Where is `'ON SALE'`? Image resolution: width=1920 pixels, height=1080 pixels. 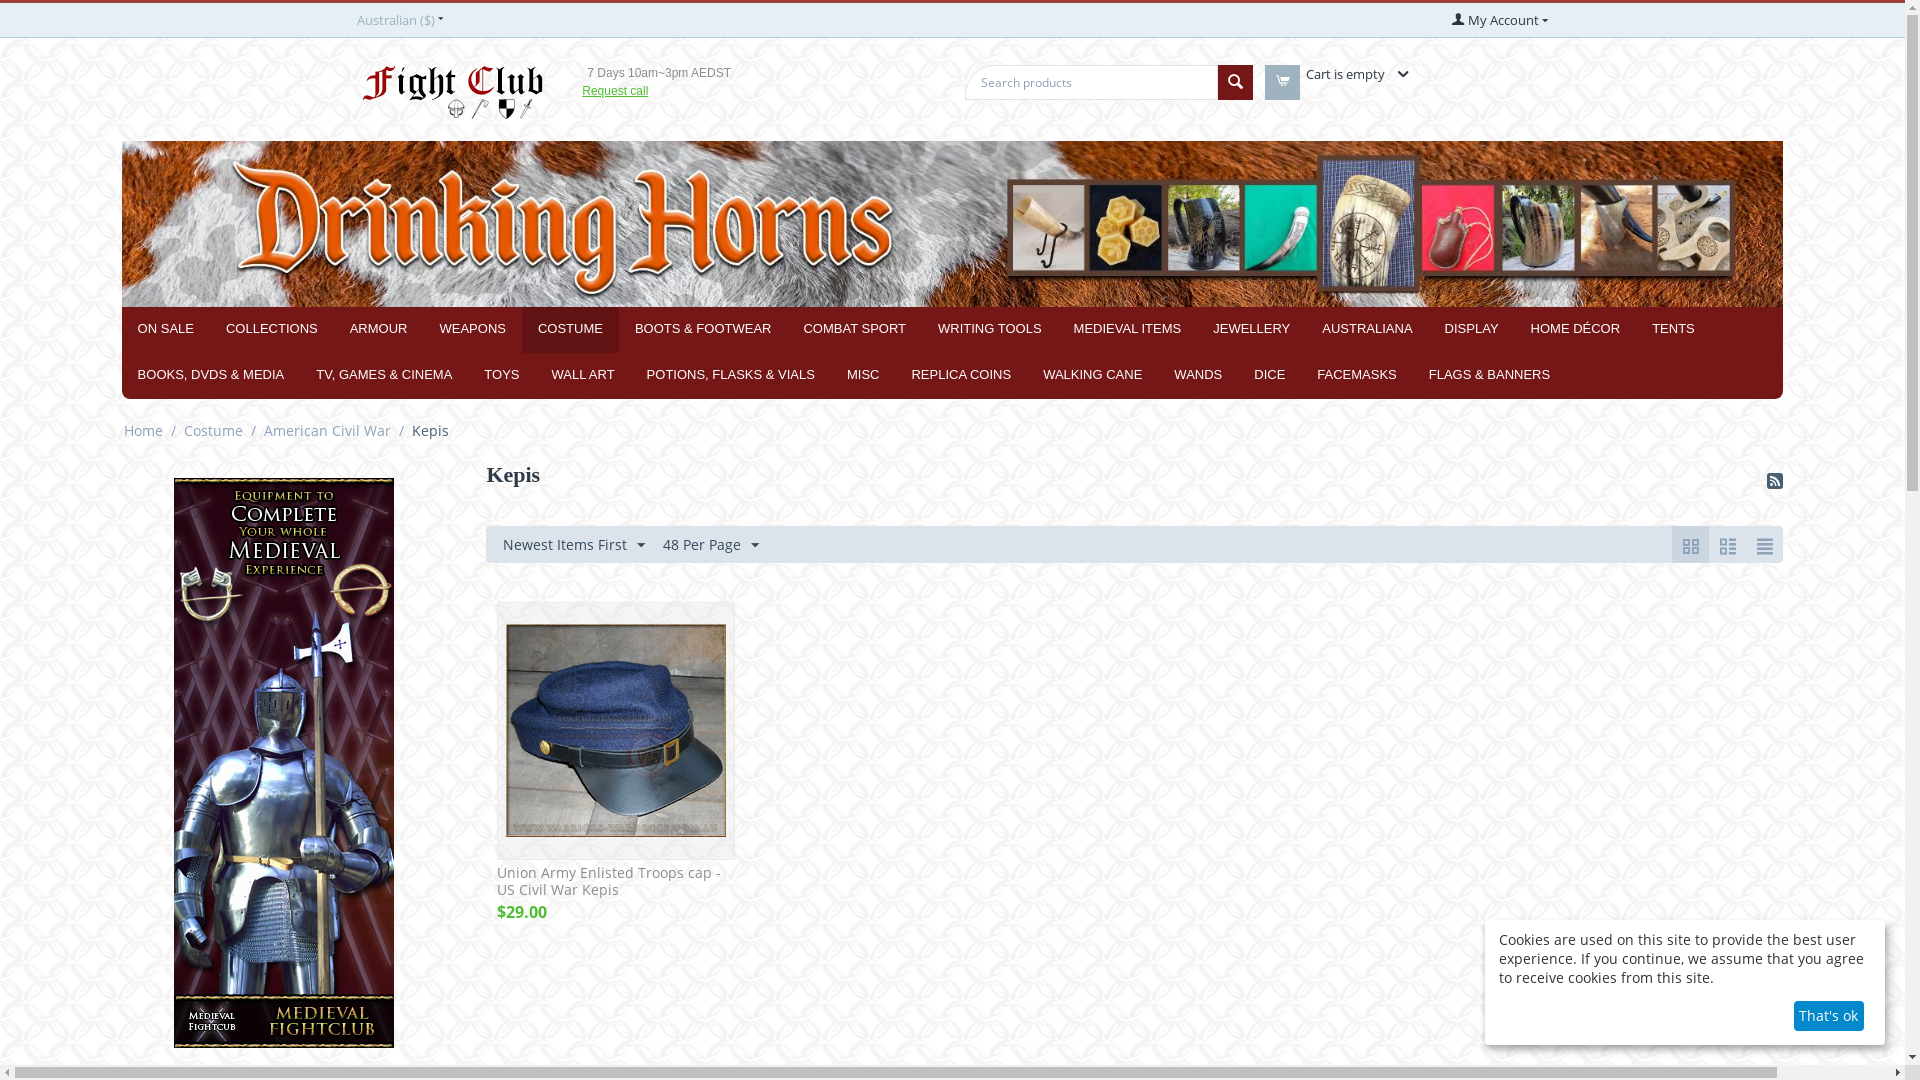
'ON SALE' is located at coordinates (166, 329).